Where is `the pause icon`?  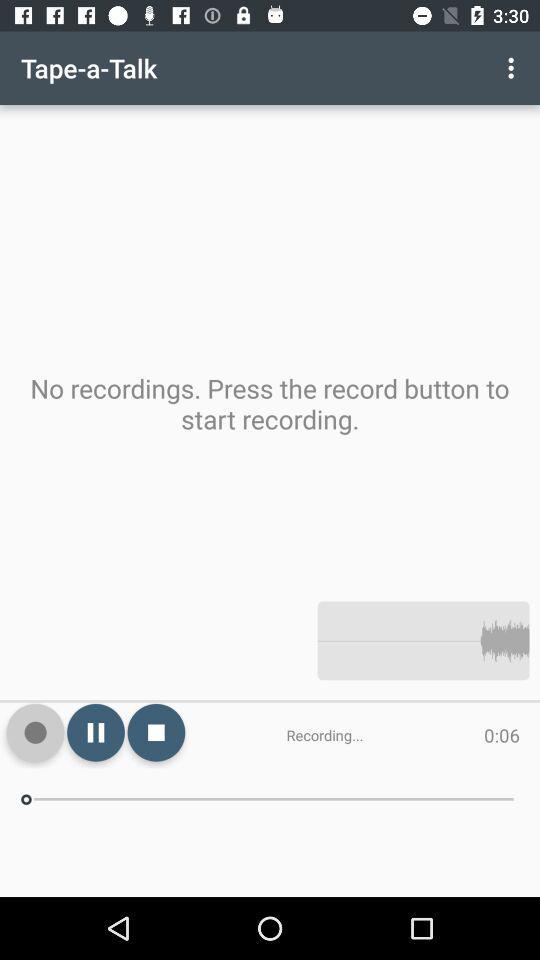
the pause icon is located at coordinates (95, 731).